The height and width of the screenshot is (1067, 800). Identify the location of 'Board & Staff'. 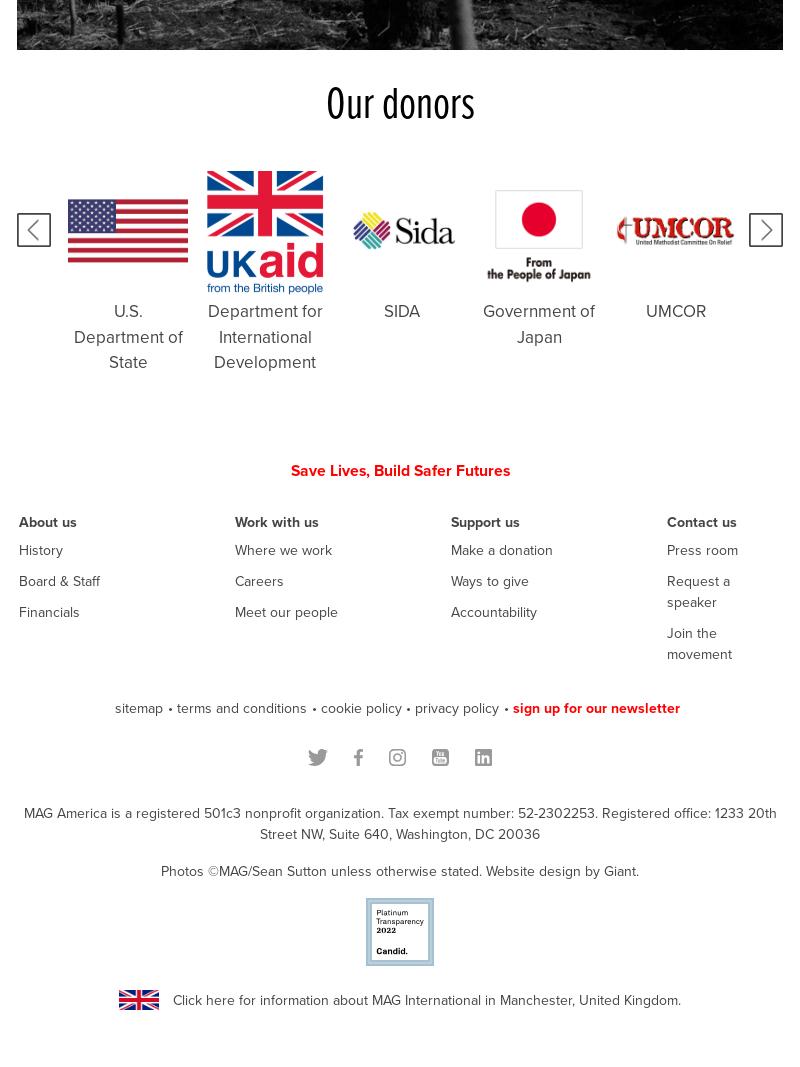
(57, 581).